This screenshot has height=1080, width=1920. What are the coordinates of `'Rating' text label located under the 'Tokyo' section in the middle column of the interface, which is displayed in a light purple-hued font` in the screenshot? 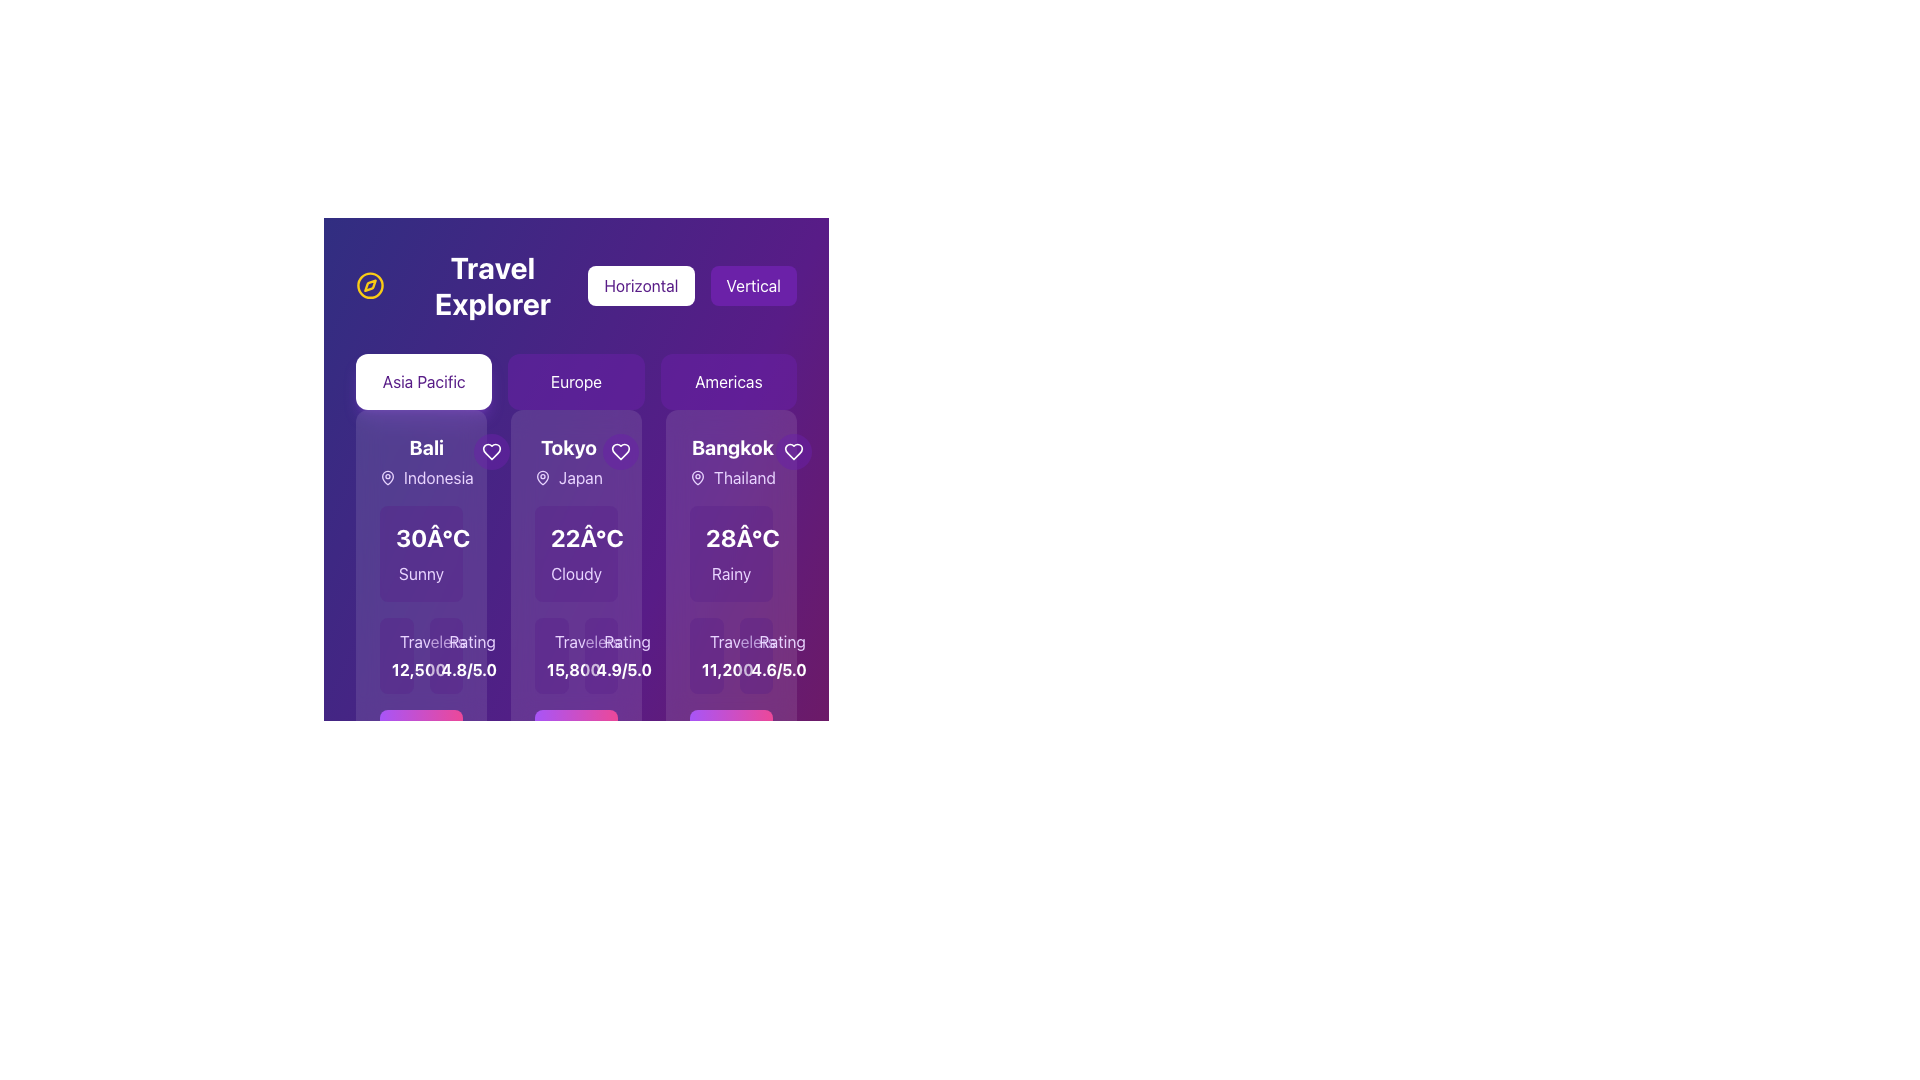 It's located at (626, 641).